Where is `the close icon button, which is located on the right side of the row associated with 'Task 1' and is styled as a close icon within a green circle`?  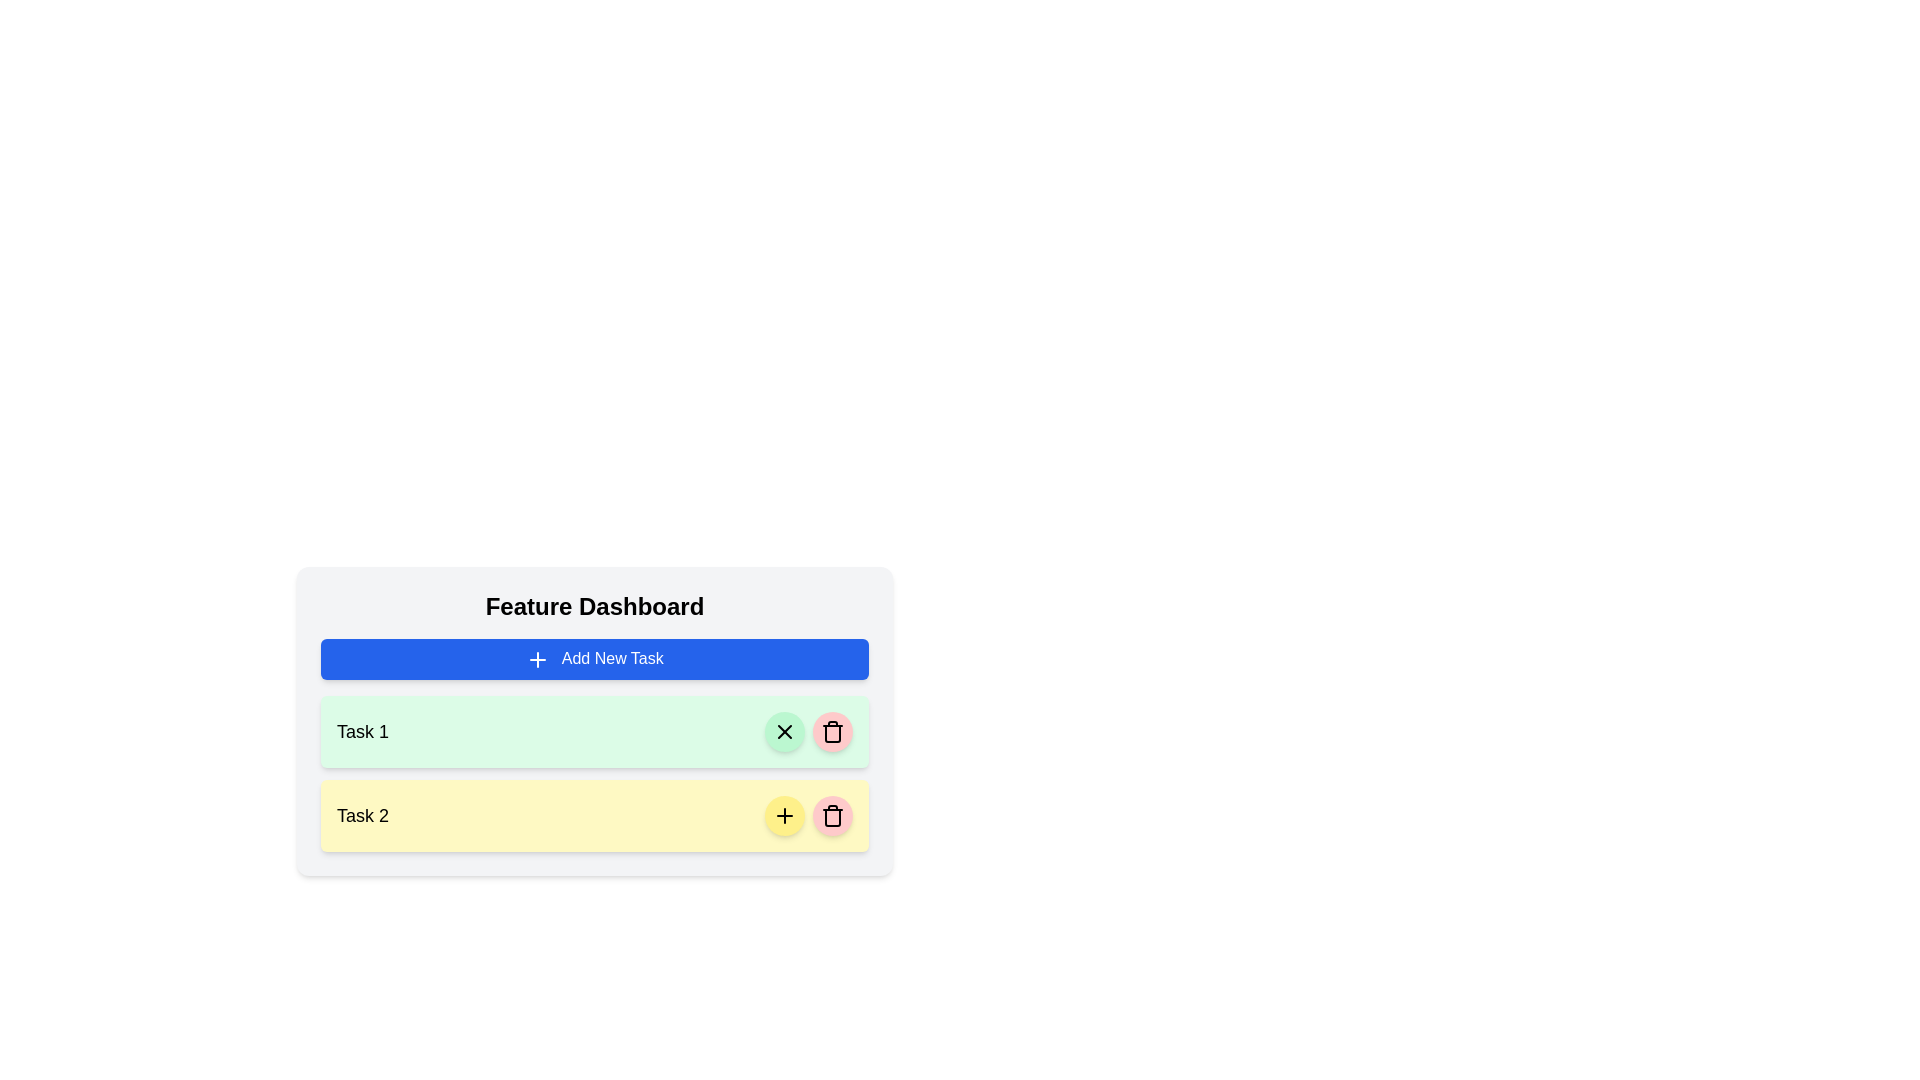
the close icon button, which is located on the right side of the row associated with 'Task 1' and is styled as a close icon within a green circle is located at coordinates (784, 731).